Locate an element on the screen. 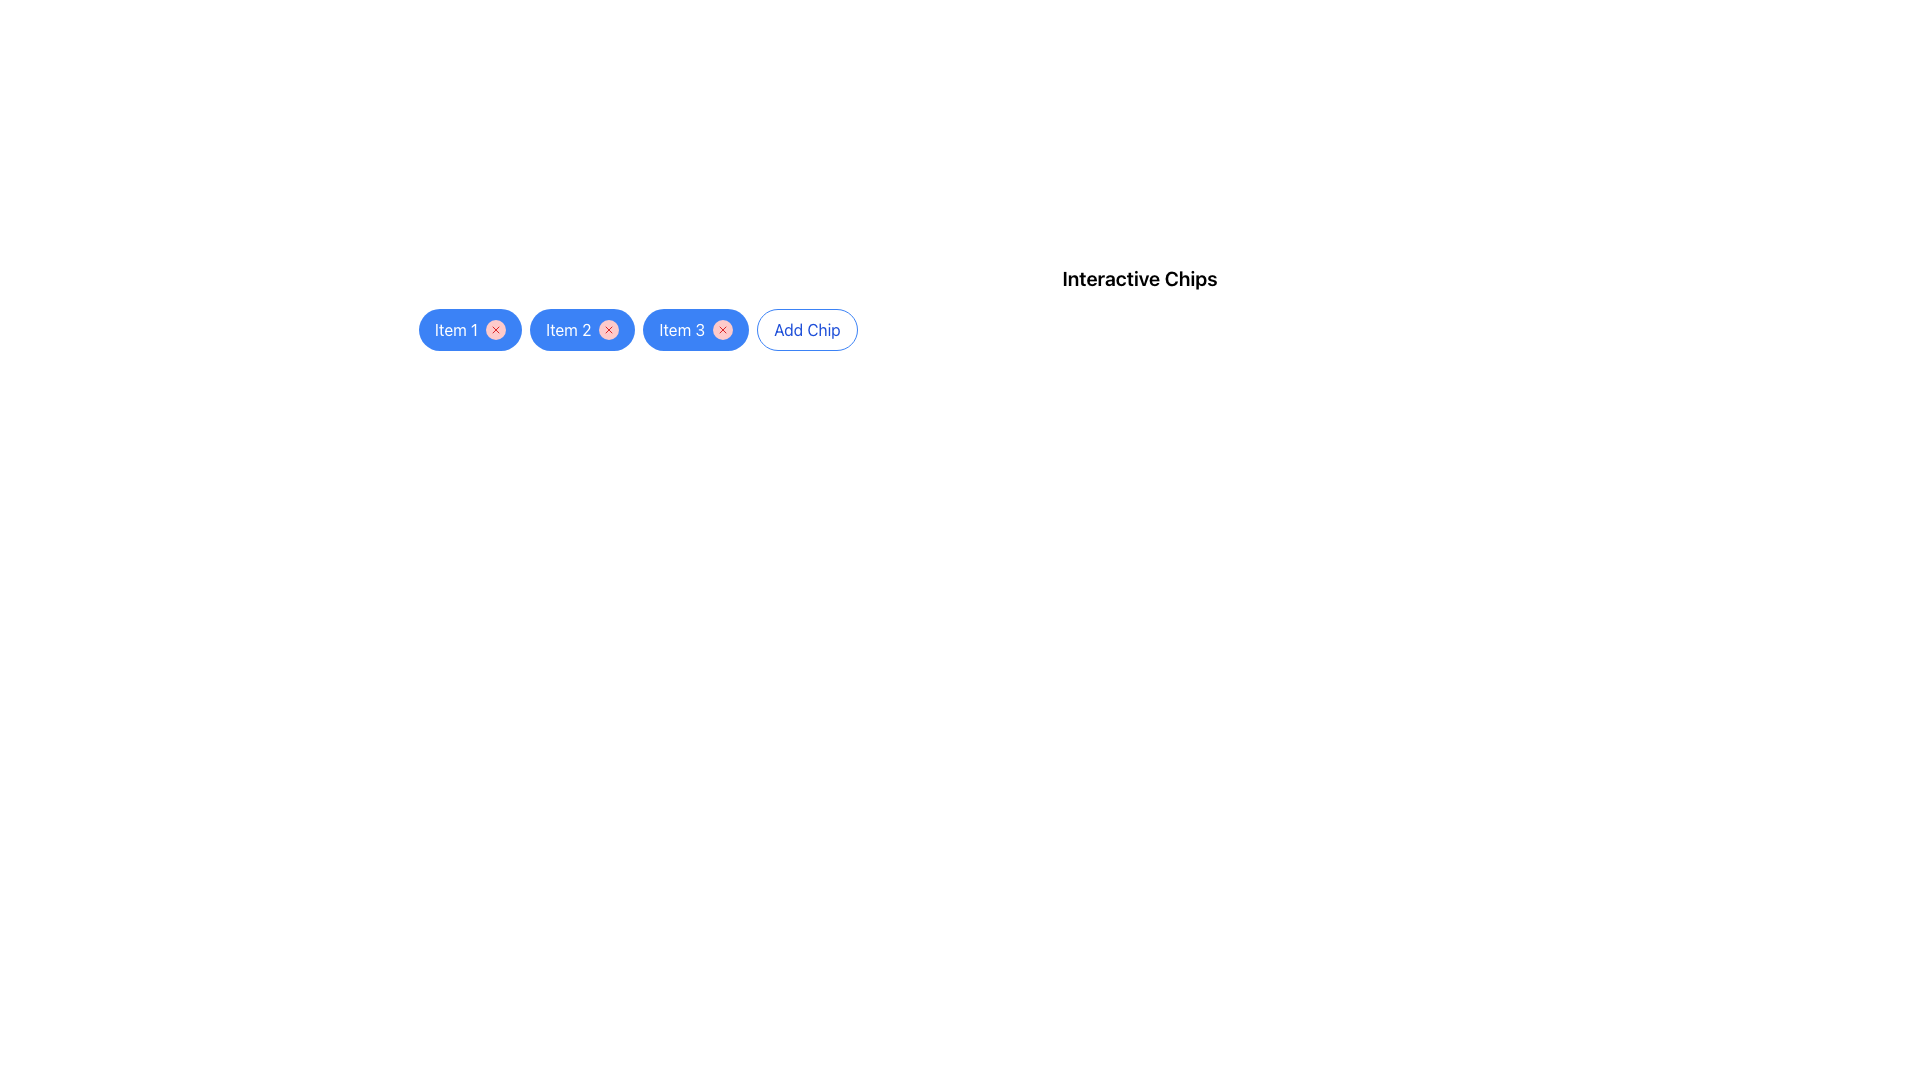 Image resolution: width=1920 pixels, height=1080 pixels. the button located at the bottom-right corner of the group of buttons, which is used to add a new chip or similar object to a list is located at coordinates (807, 329).